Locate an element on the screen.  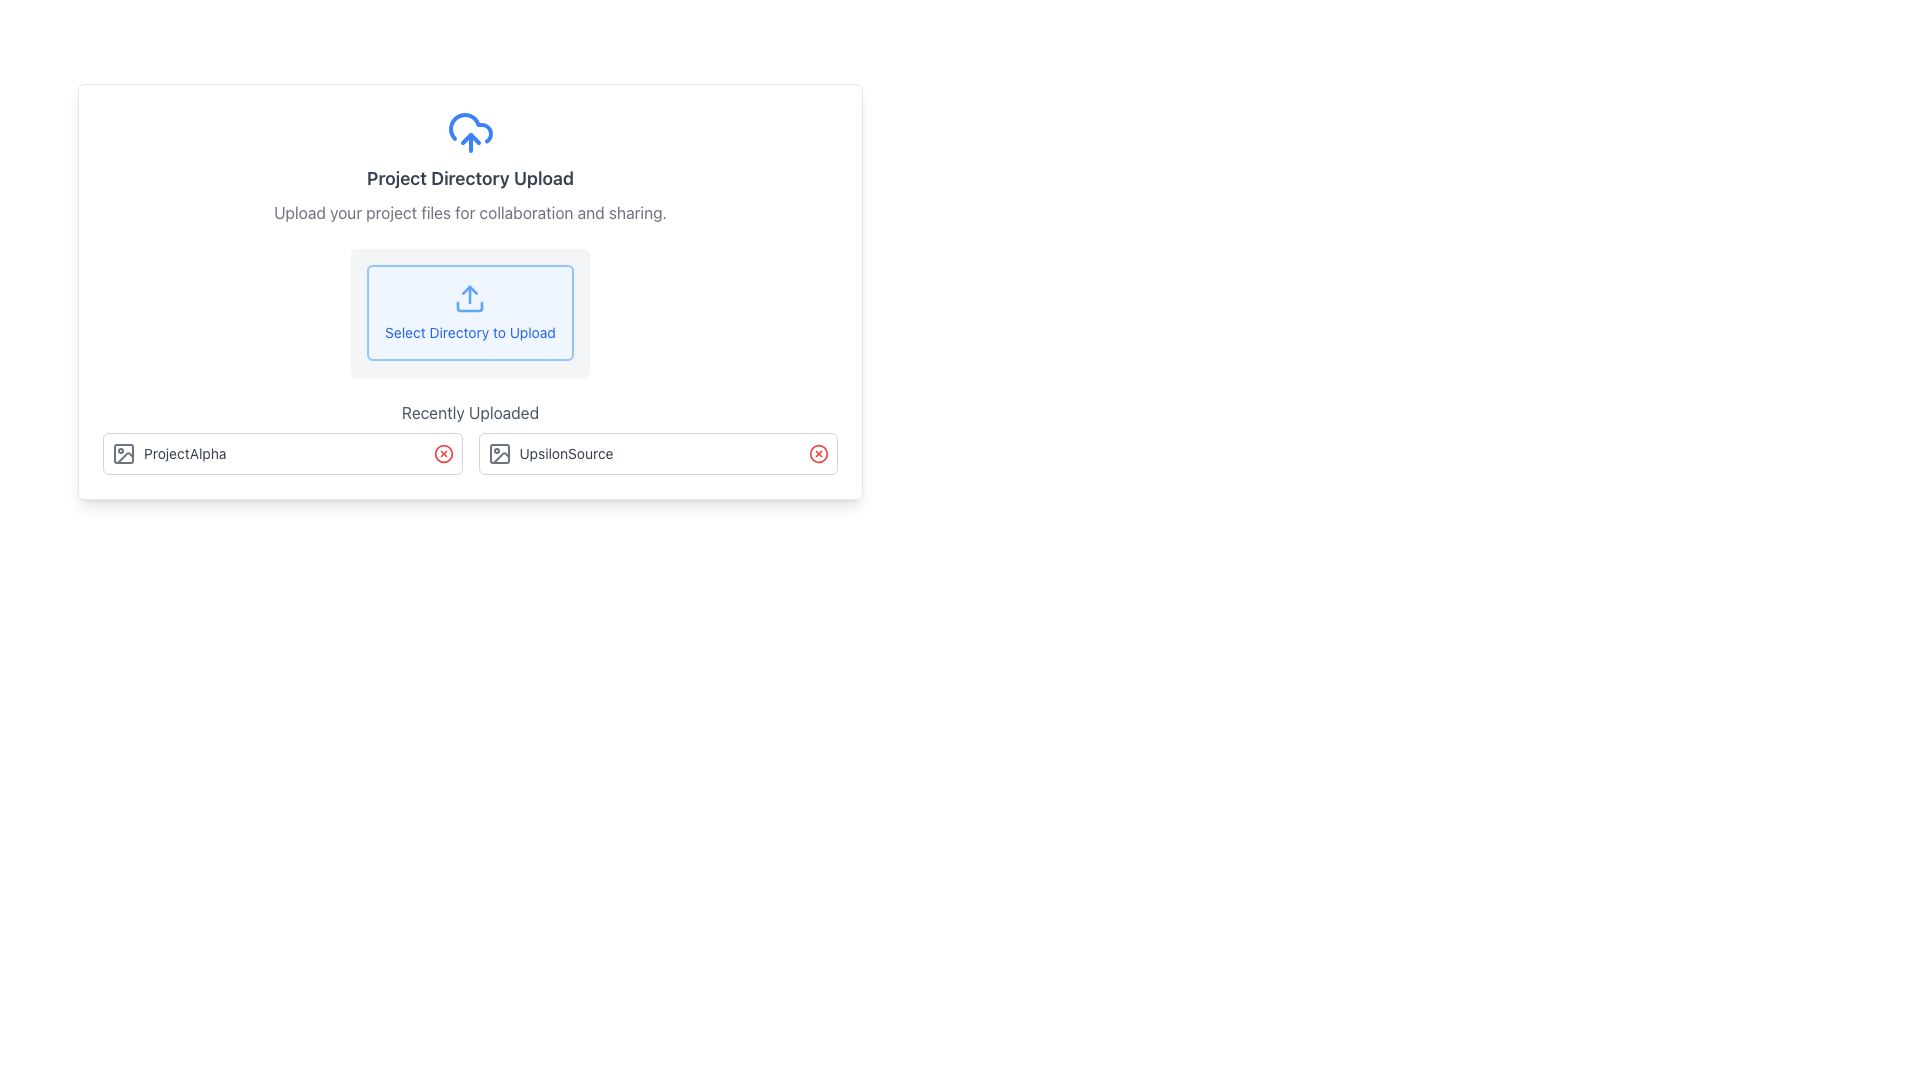
the circular red-bordered icon representing the 'delete' button for the file 'UpsilonSource' in the 'Recently Uploaded' section is located at coordinates (819, 454).